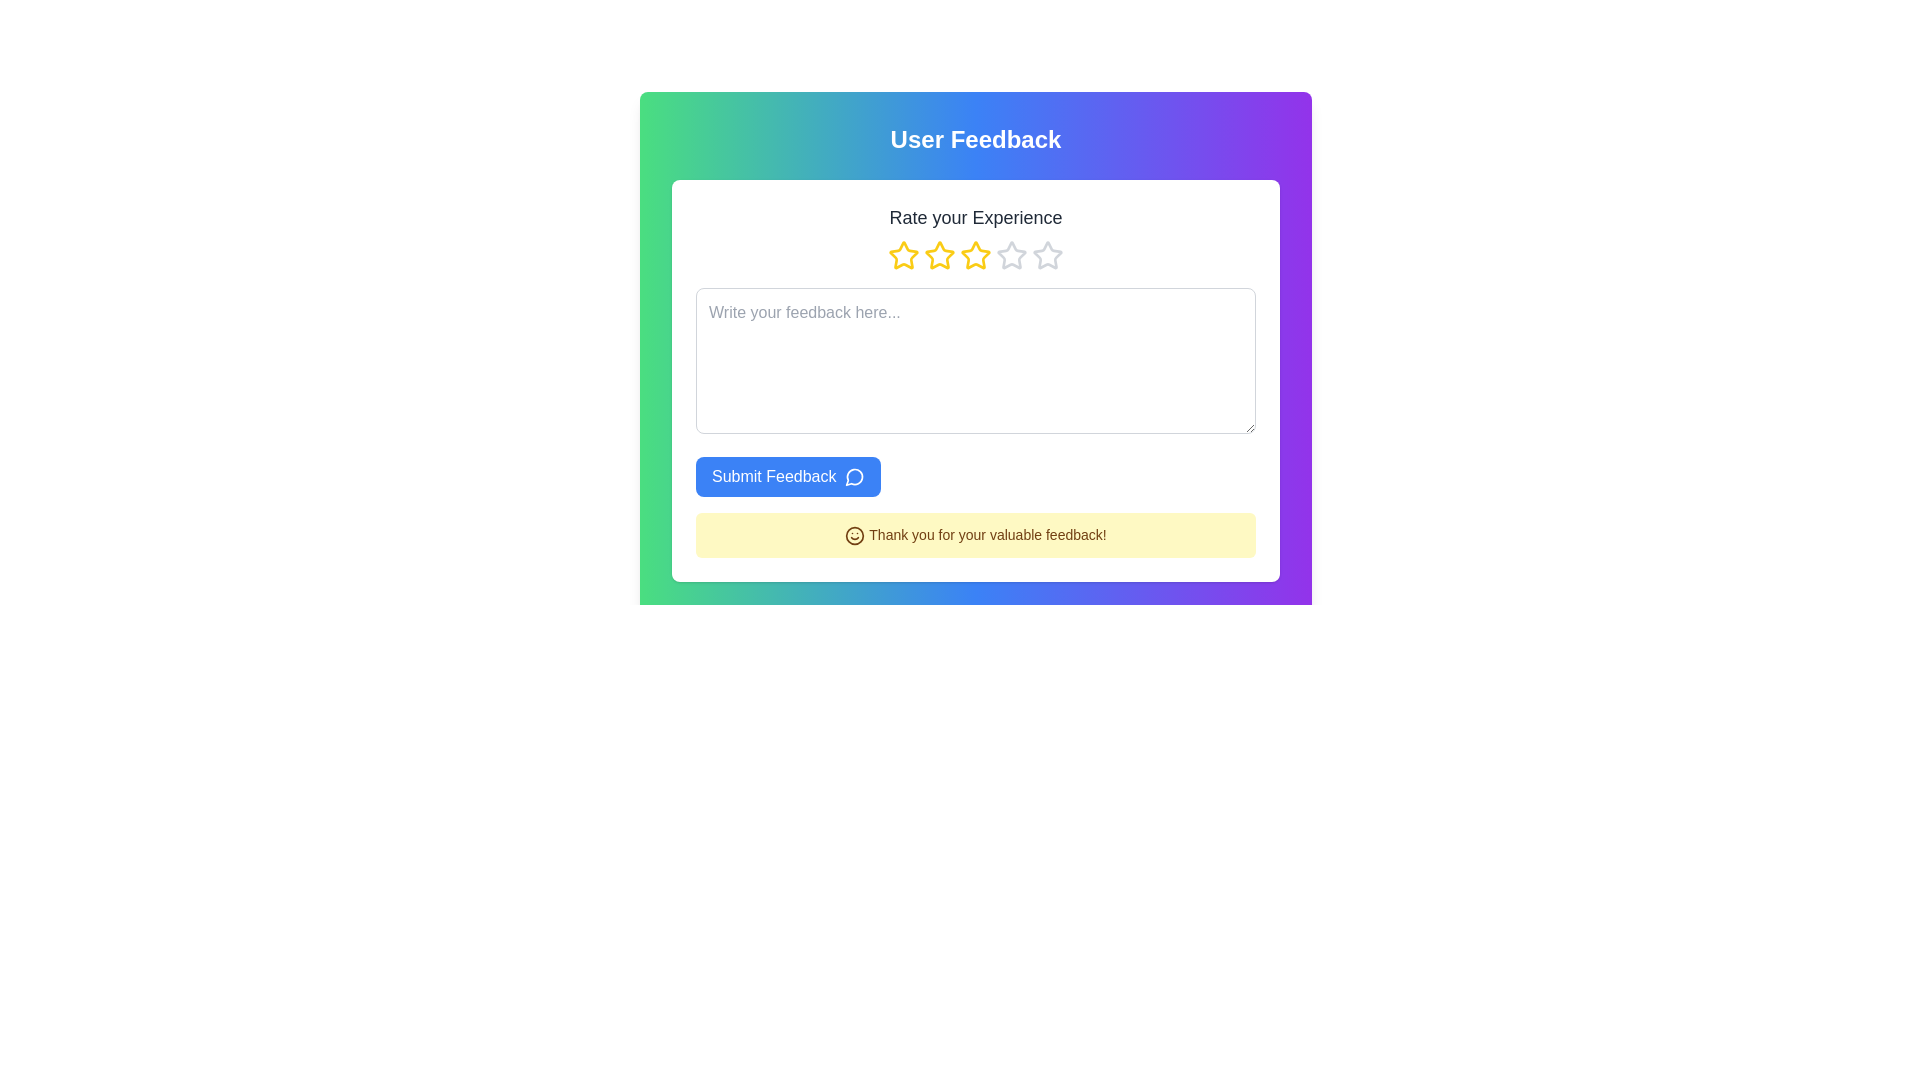  I want to click on the center star in the 'Rate your Experience' section, so click(975, 254).